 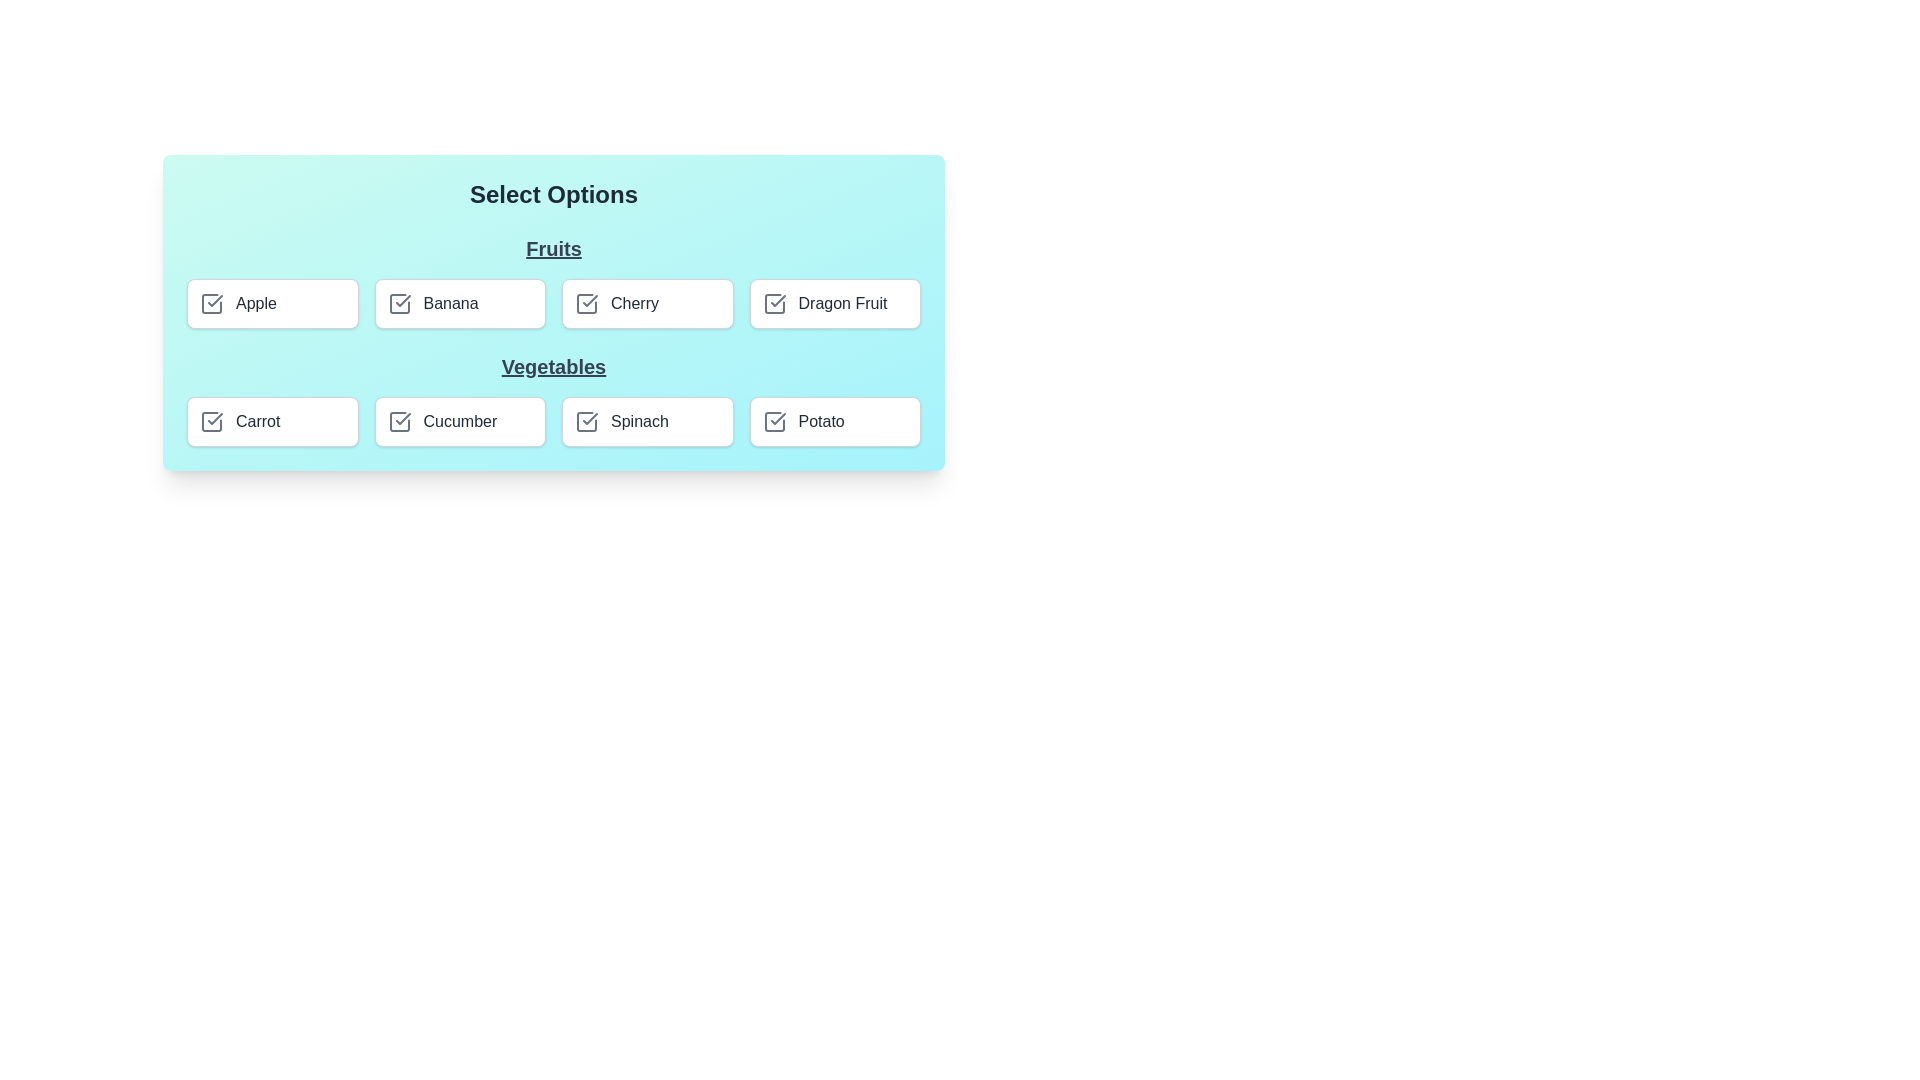 What do you see at coordinates (647, 420) in the screenshot?
I see `the checkbox in the Spinach Card component` at bounding box center [647, 420].